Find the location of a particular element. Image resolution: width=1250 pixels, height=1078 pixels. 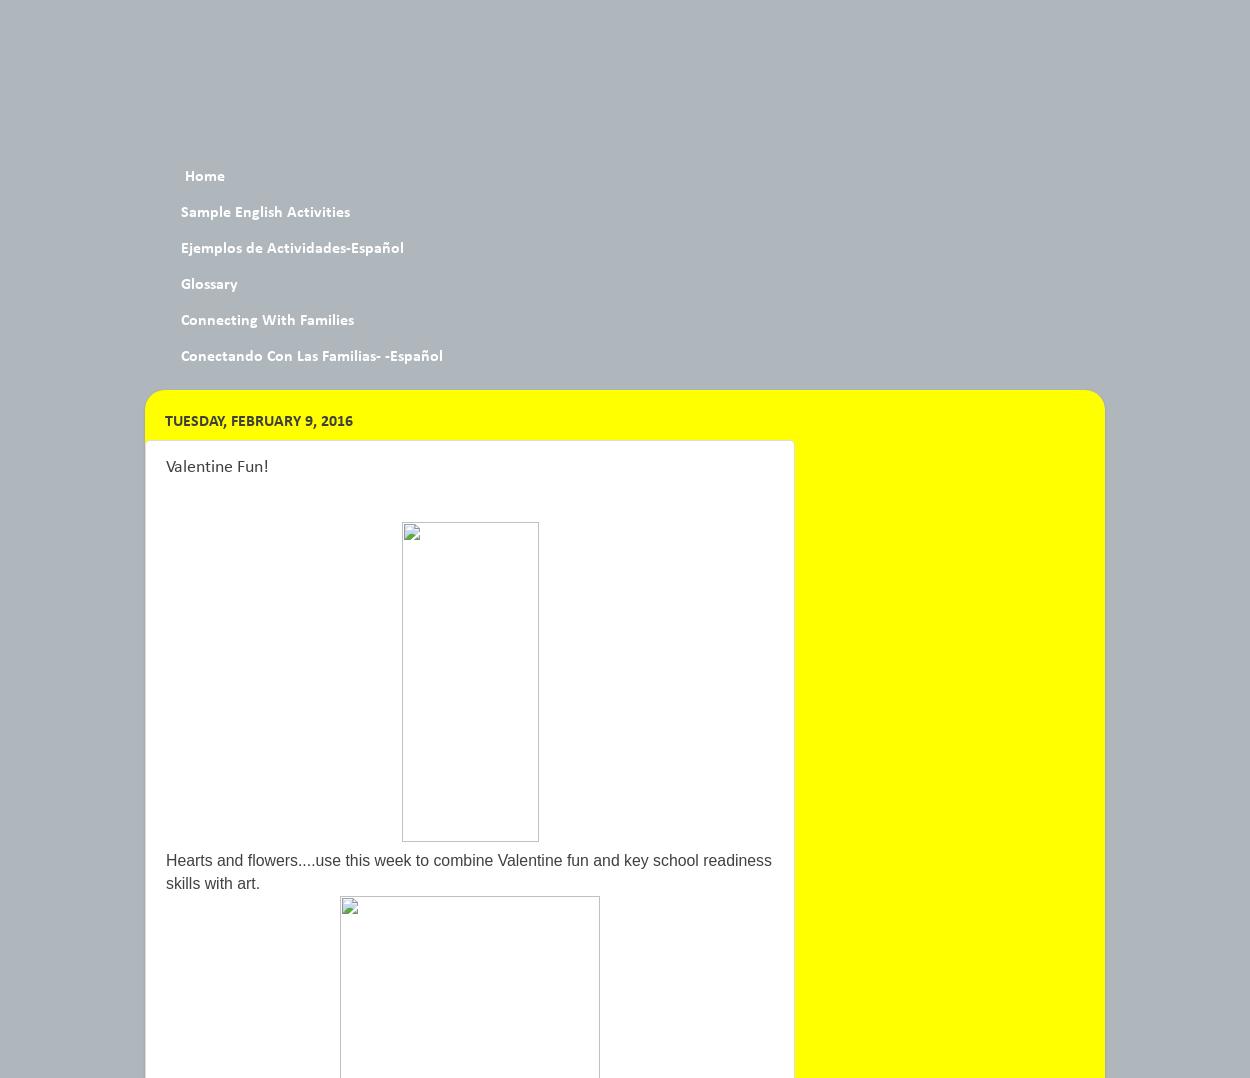

'Ejemplos de Actividades-Español' is located at coordinates (292, 248).